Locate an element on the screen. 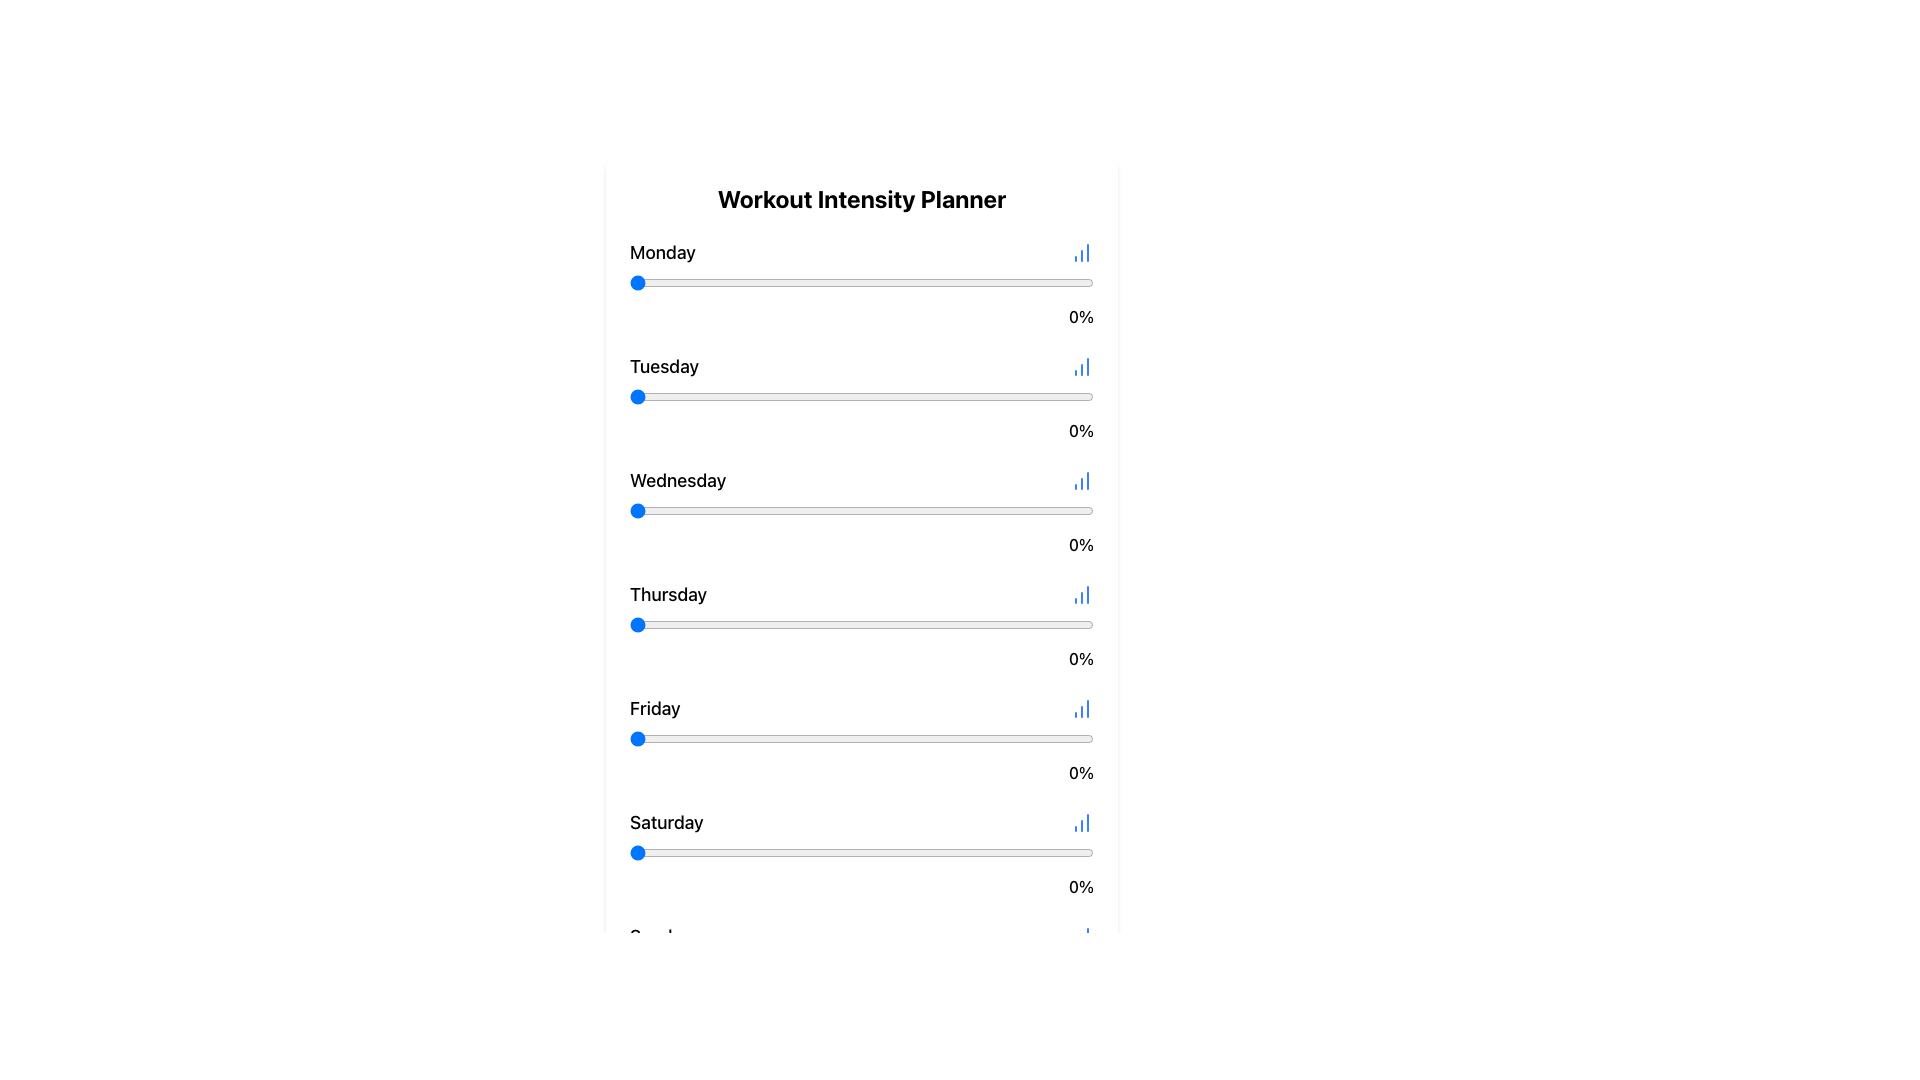  the icon that serves as a visual indicator for viewing or interacting with data related to the workout intensity for Tuesday, positioned to the far right of the 'Tuesday' label in the 'Workout Intensity Planner' interface is located at coordinates (1080, 366).